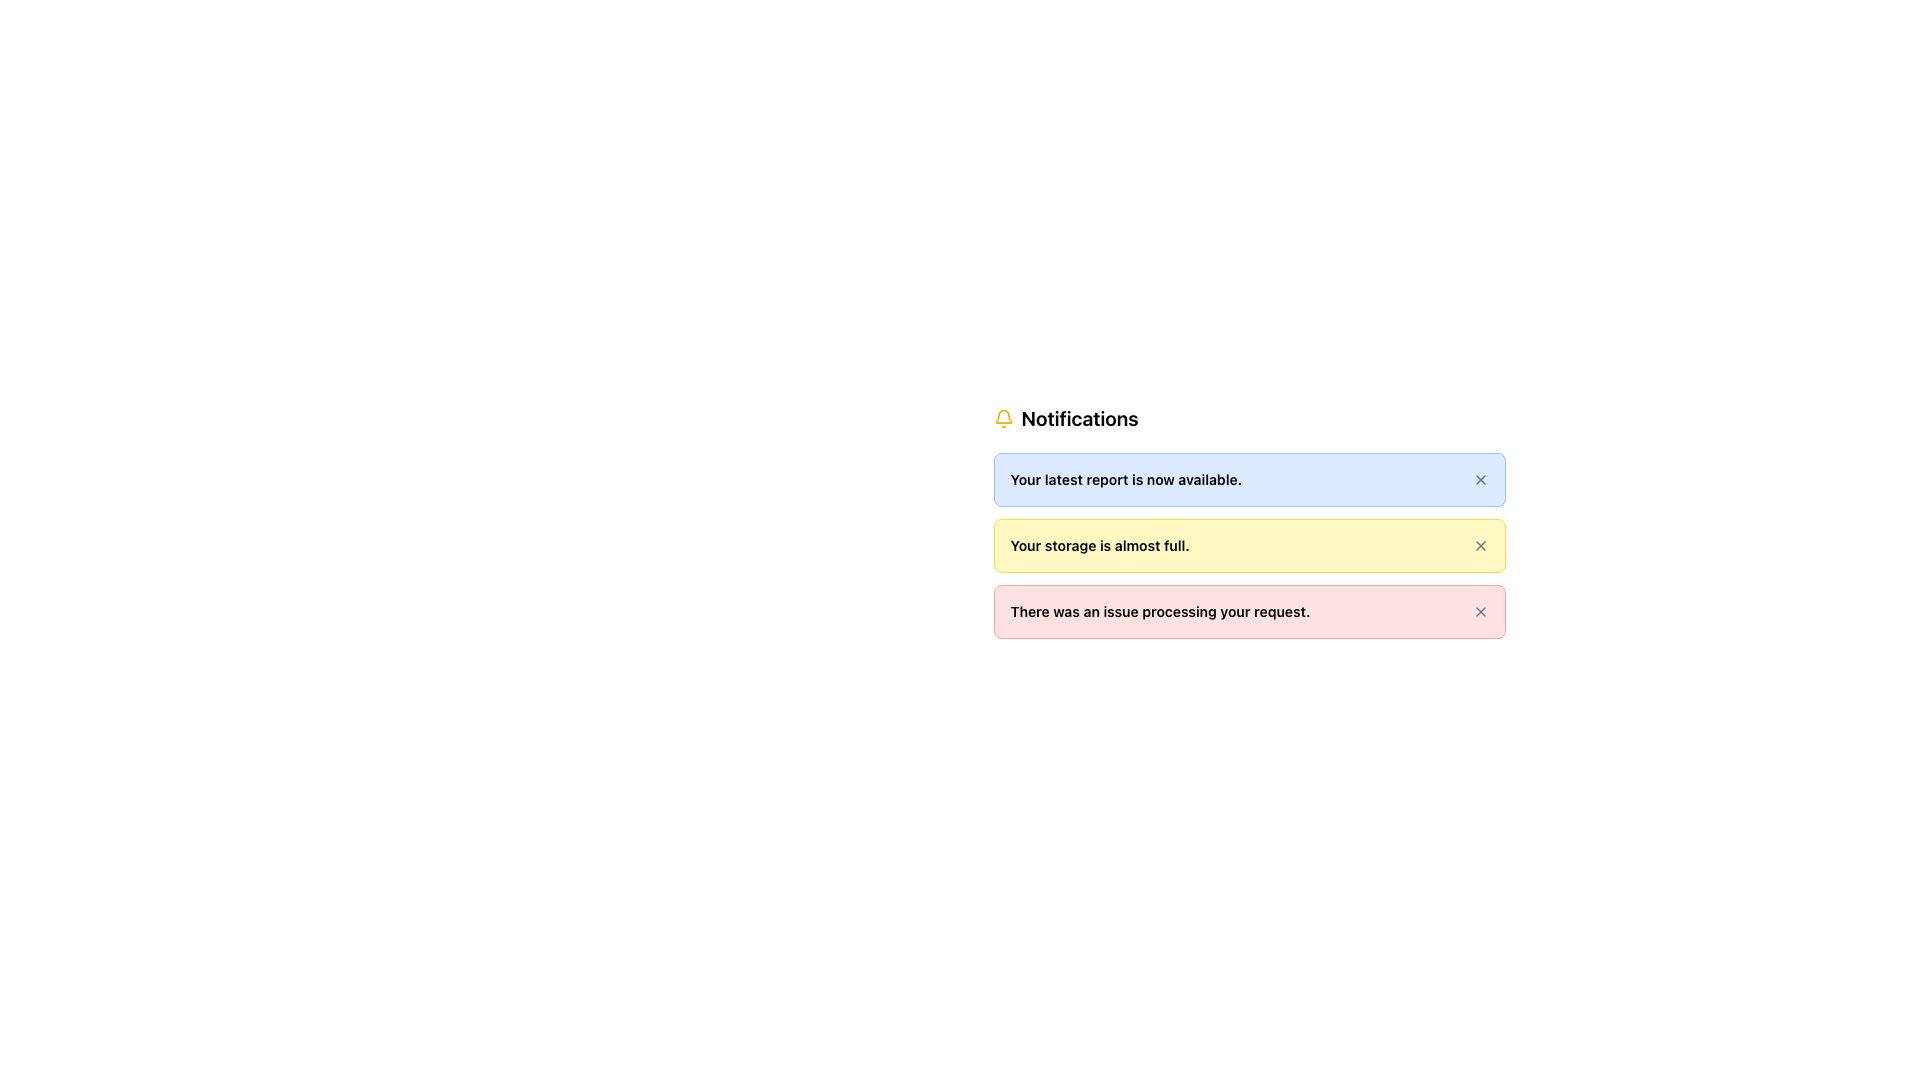  Describe the element at coordinates (1480, 611) in the screenshot. I see `the close icon (small square with 'X') in the top-right corner of the notification banner` at that location.